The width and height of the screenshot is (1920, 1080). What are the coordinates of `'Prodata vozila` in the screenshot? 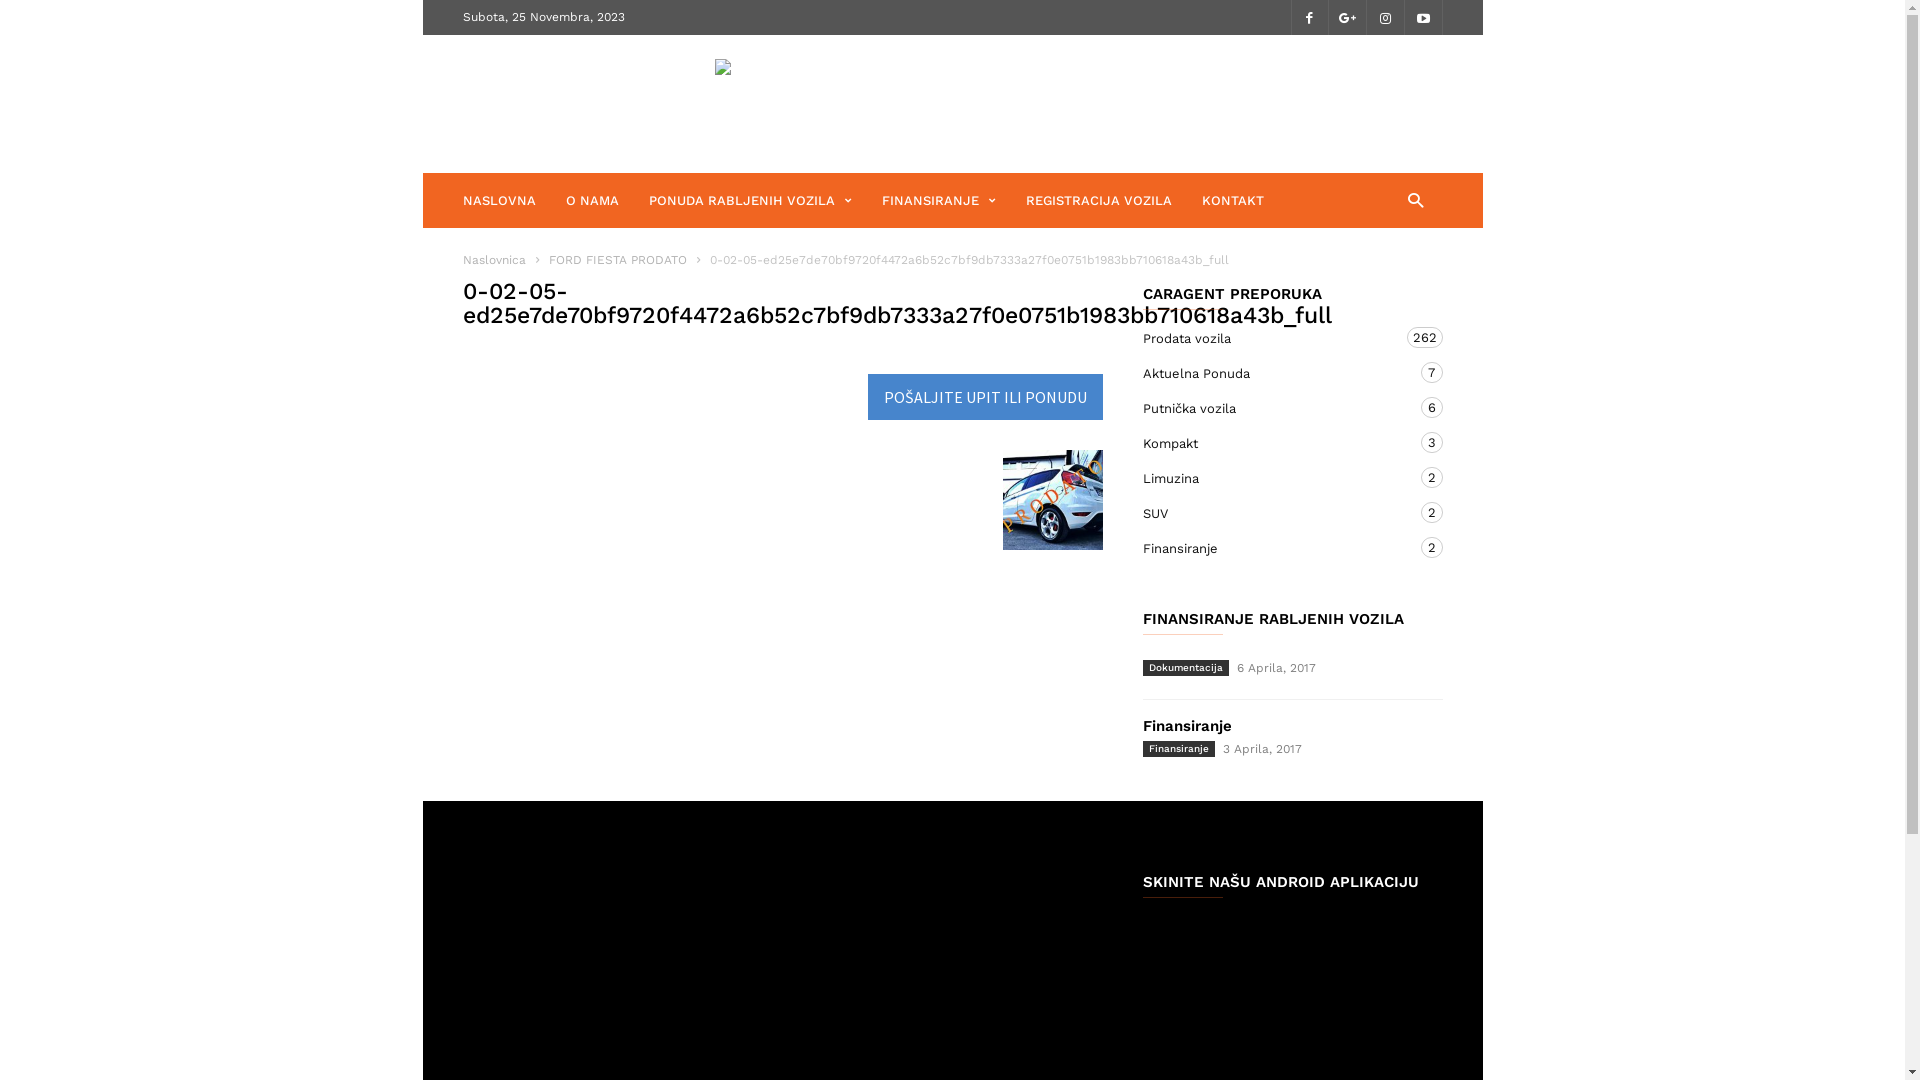 It's located at (1271, 337).